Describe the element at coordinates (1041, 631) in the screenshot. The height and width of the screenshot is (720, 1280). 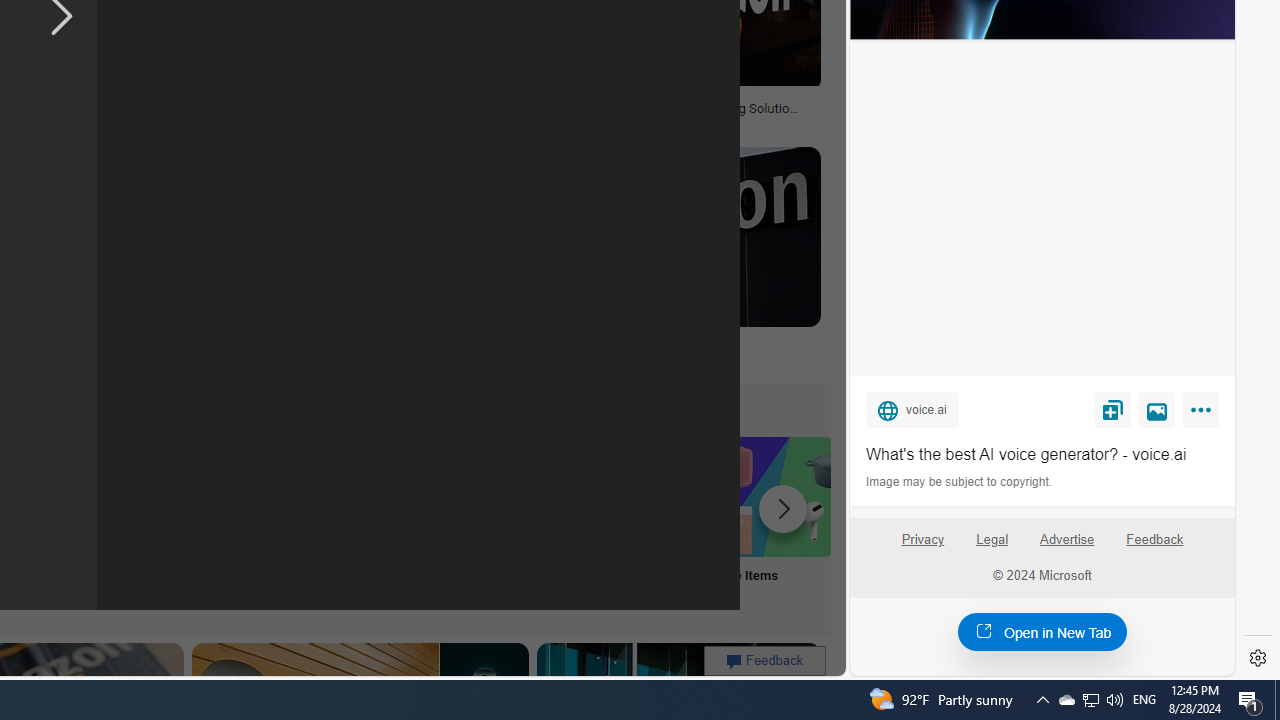
I see `'Open in New Tab'` at that location.